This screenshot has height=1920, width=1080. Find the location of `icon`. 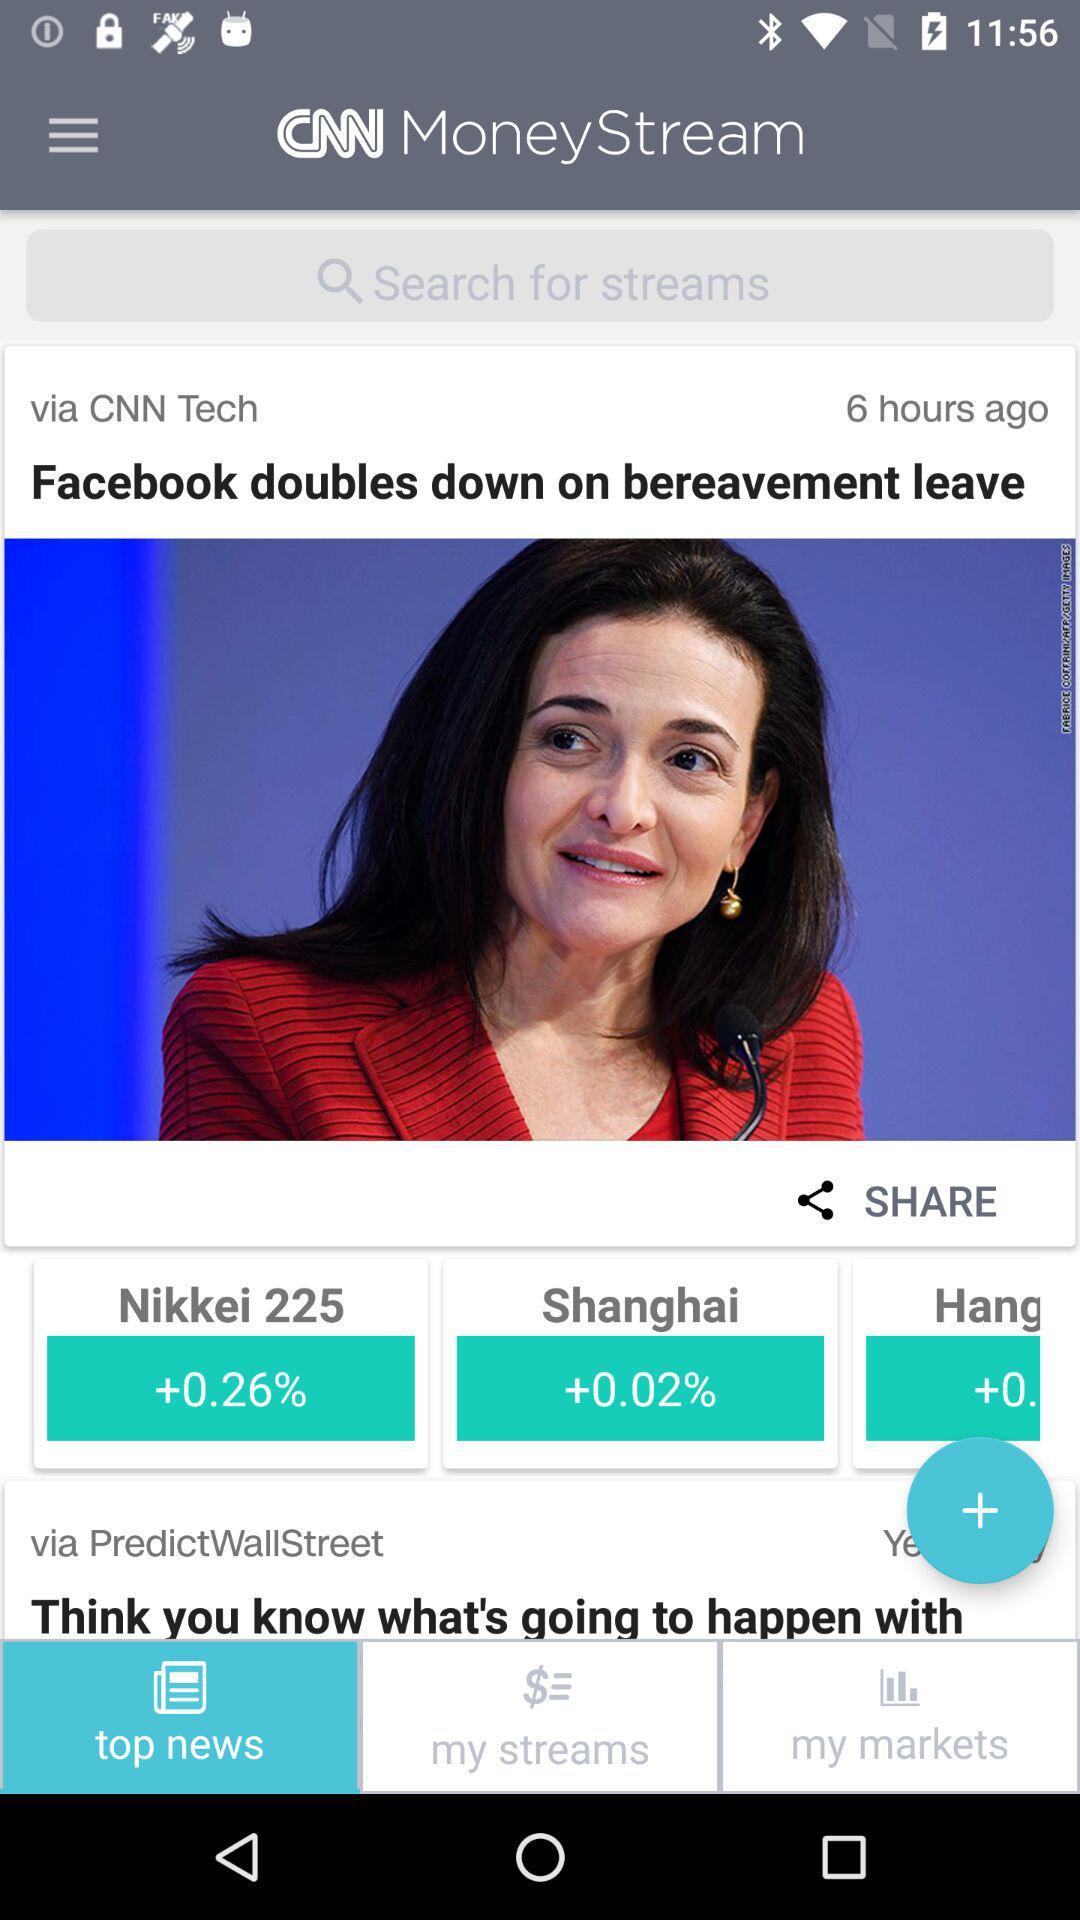

icon is located at coordinates (979, 1510).